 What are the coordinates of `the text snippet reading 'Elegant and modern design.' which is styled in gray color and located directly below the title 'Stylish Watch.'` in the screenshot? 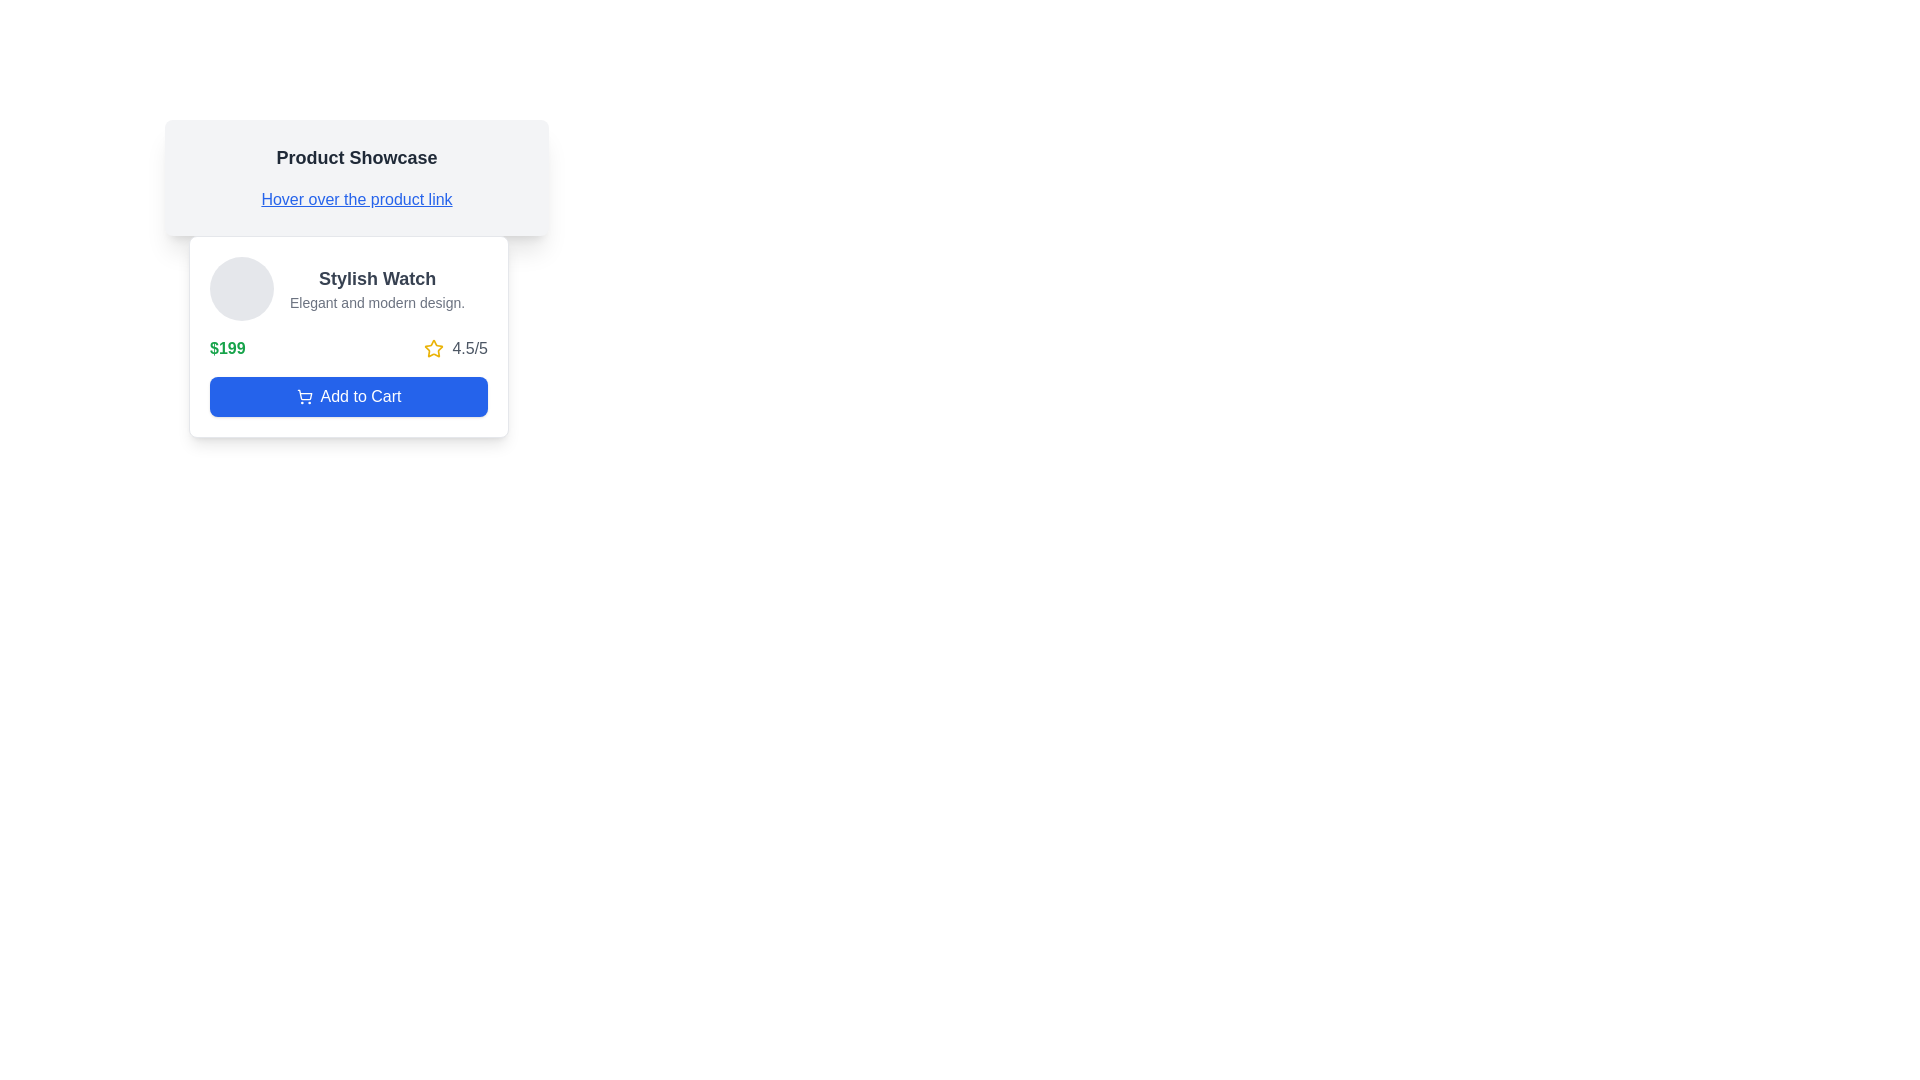 It's located at (377, 303).